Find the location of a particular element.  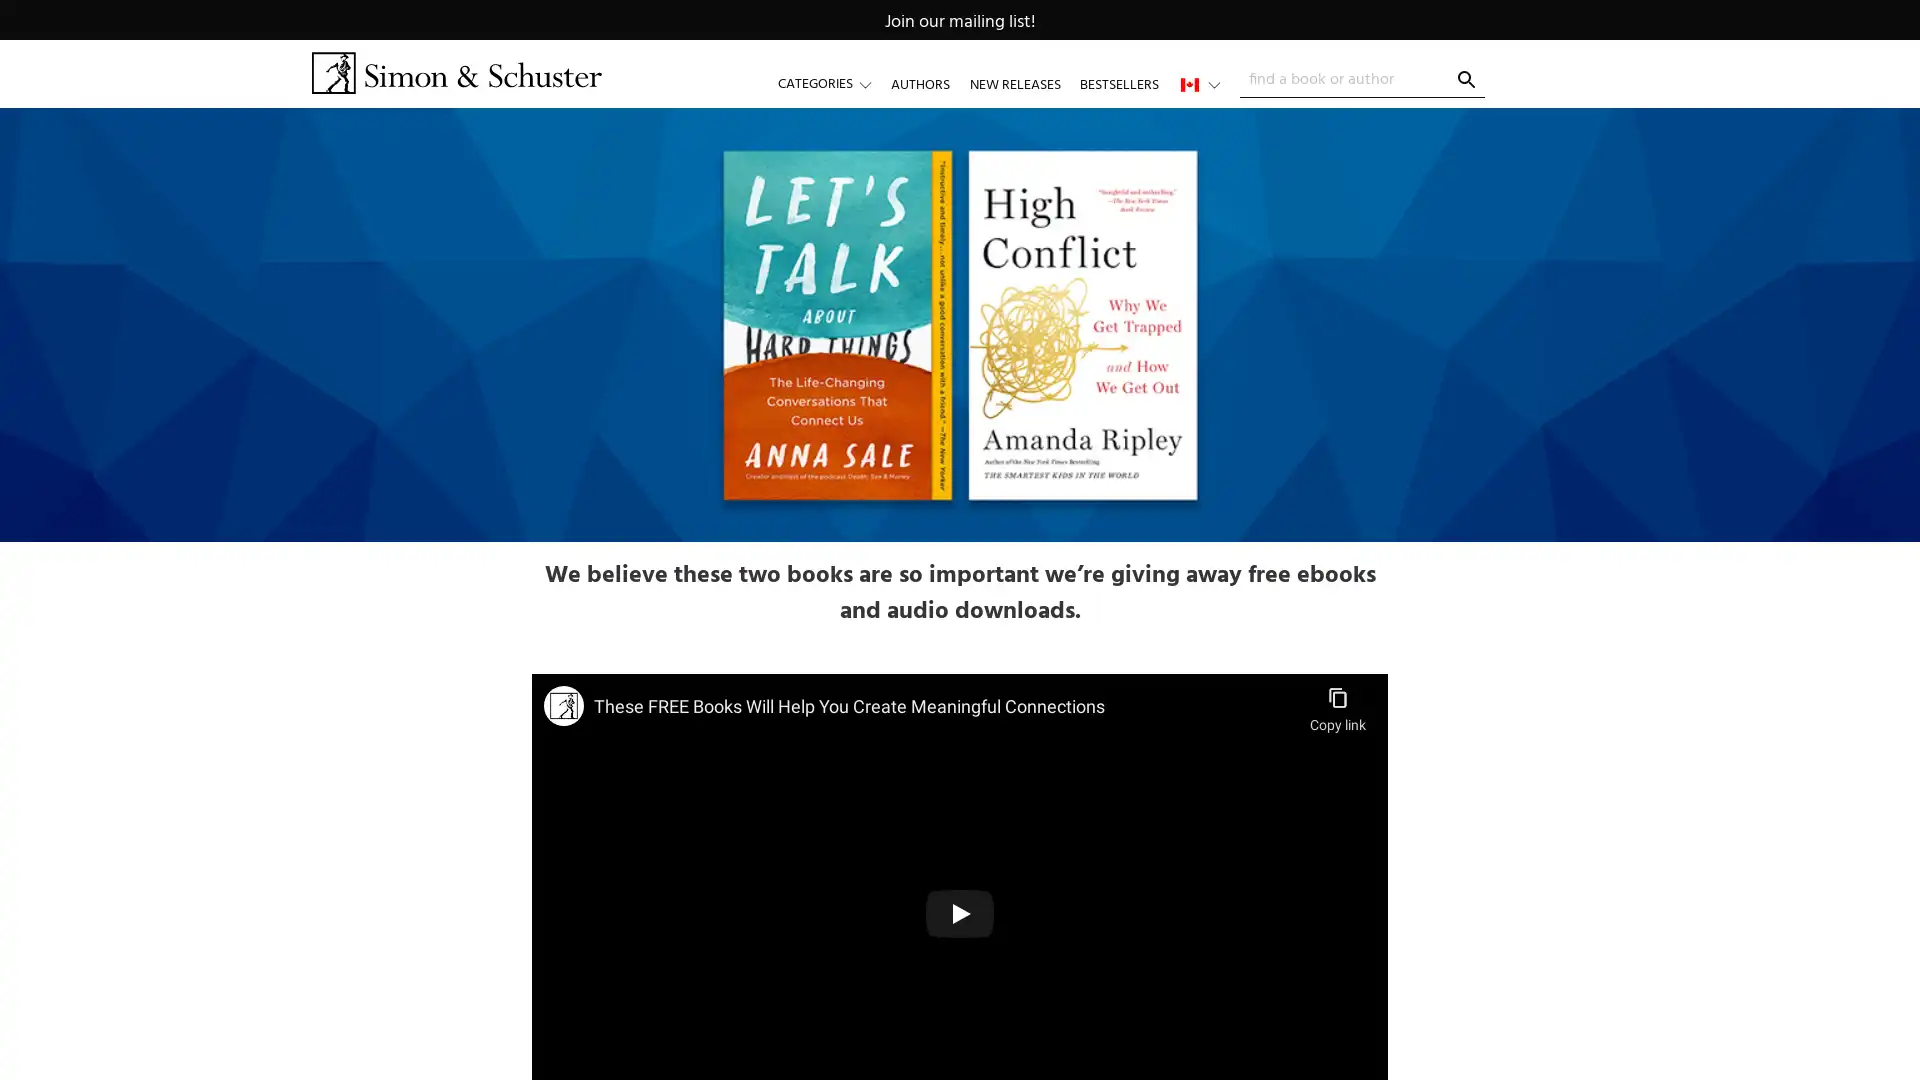

CATEGORIES is located at coordinates (834, 83).